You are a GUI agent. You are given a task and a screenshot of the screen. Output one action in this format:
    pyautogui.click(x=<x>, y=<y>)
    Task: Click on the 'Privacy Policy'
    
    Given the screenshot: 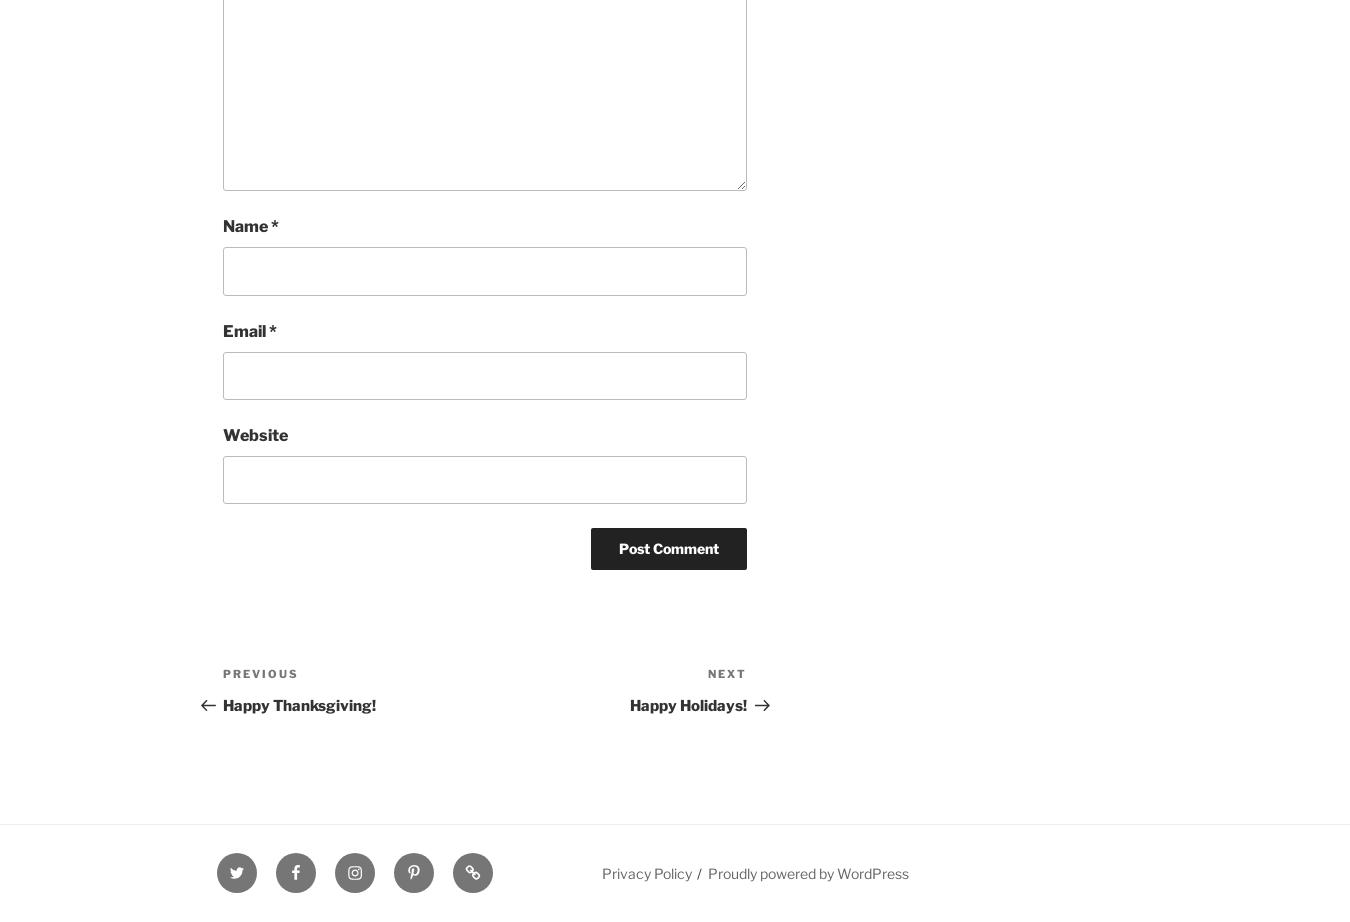 What is the action you would take?
    pyautogui.click(x=645, y=871)
    